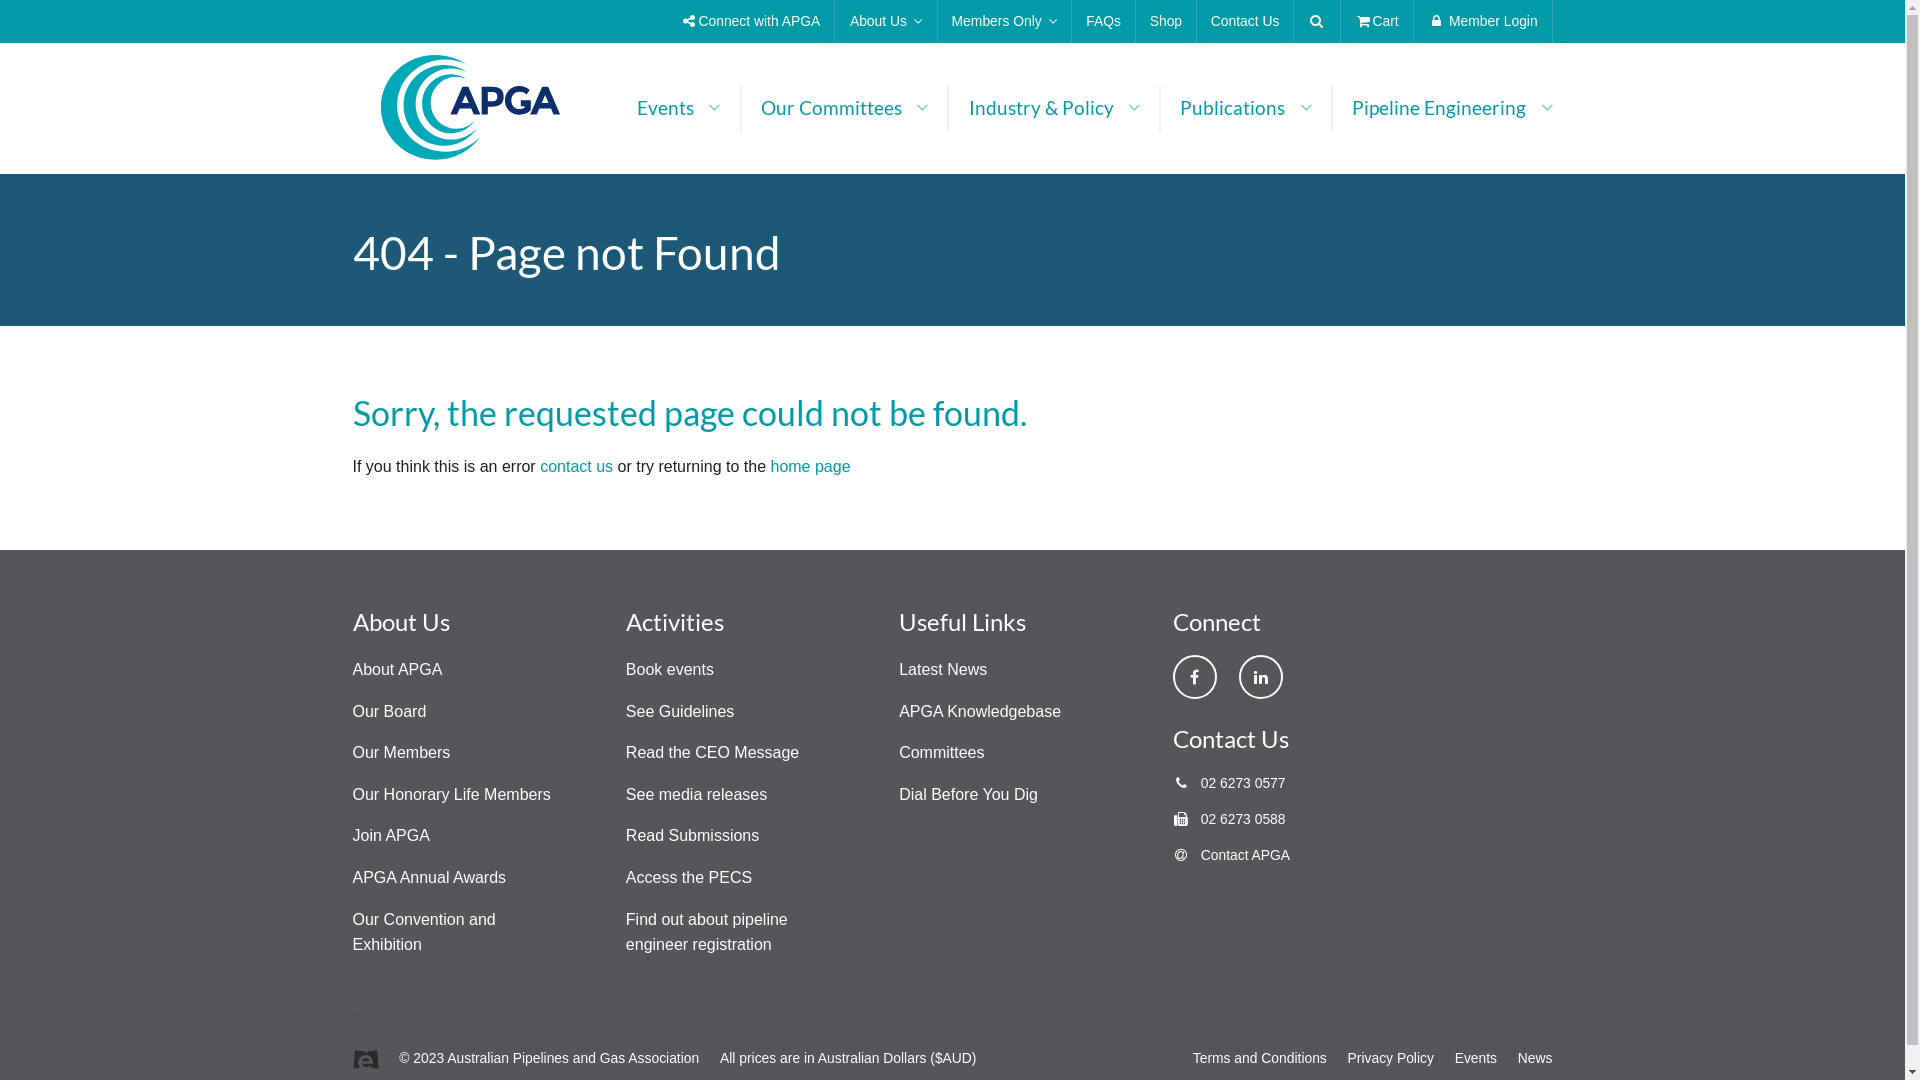 Image resolution: width=1920 pixels, height=1080 pixels. Describe the element at coordinates (1483, 21) in the screenshot. I see `'Member Login'` at that location.